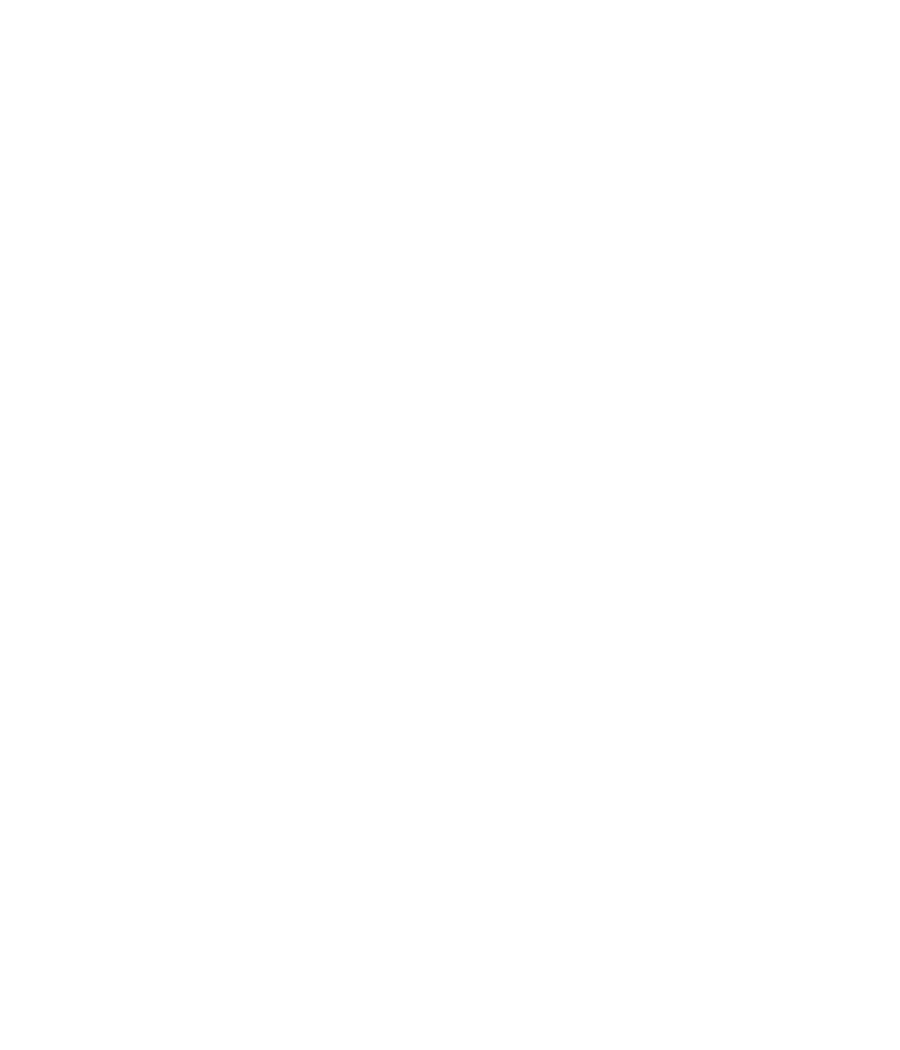 The height and width of the screenshot is (1050, 900). Describe the element at coordinates (445, 573) in the screenshot. I see `'Consisting of a central unit, an optional number of delegate units, and one or more transceiver units, the Close-Talk secure wireless conference system has numerous advantages over RF and wired conferencing systems. The wireless system uses up to six infrared communications channels to transmit sound from the transceiver to delegate units, allowing multiple presenters to speak simultaneously and eliminating bugging and interference with other wireless systems. The RS-232 serial port on the central unit enables communication with a PC, as well as with control devices such as AMX and Crestron. Speakers and headphone levels in the delegate stations are adjustable.'` at that location.